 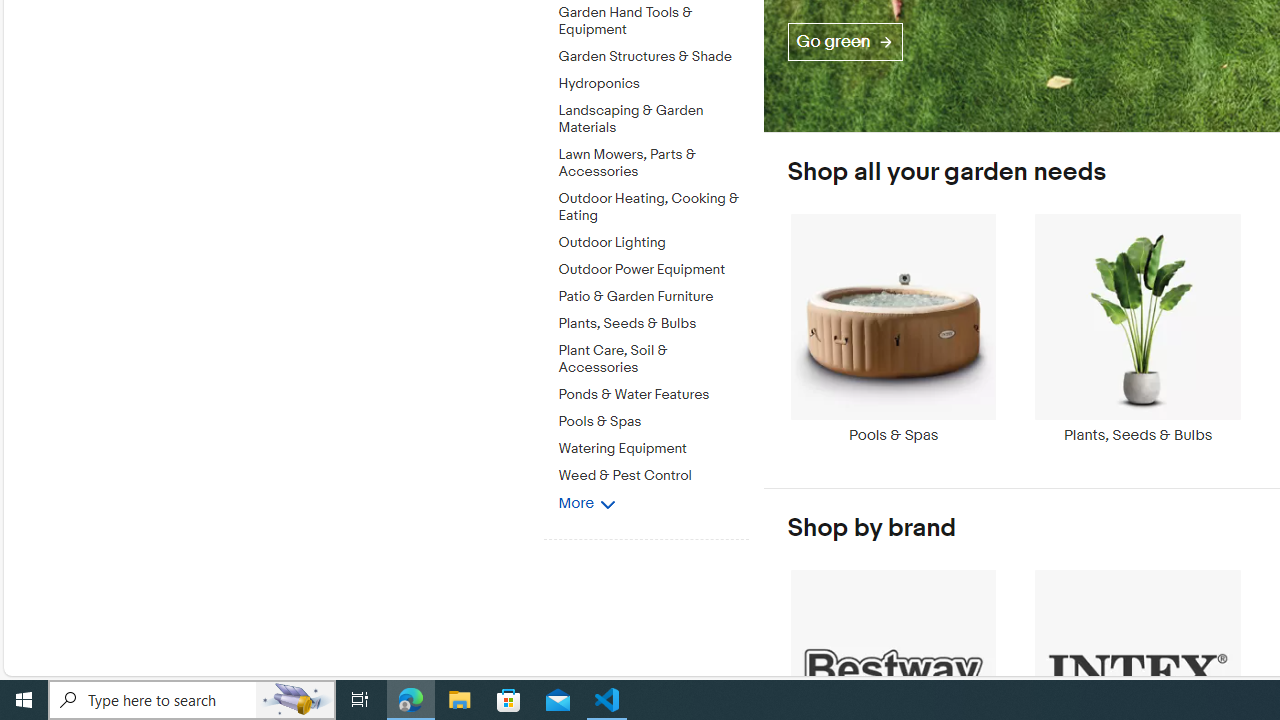 I want to click on 'Weed & Pest Control', so click(x=653, y=476).